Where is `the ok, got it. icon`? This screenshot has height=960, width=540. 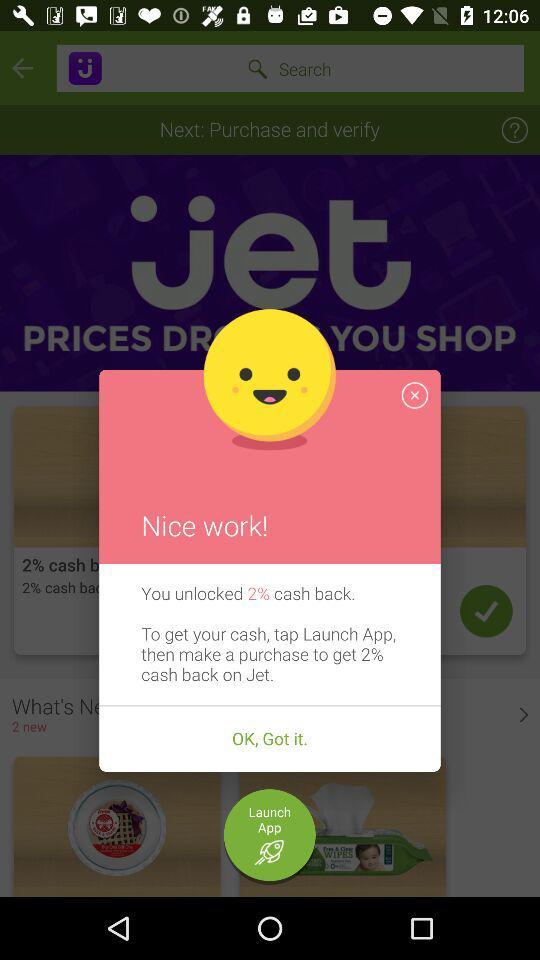 the ok, got it. icon is located at coordinates (270, 738).